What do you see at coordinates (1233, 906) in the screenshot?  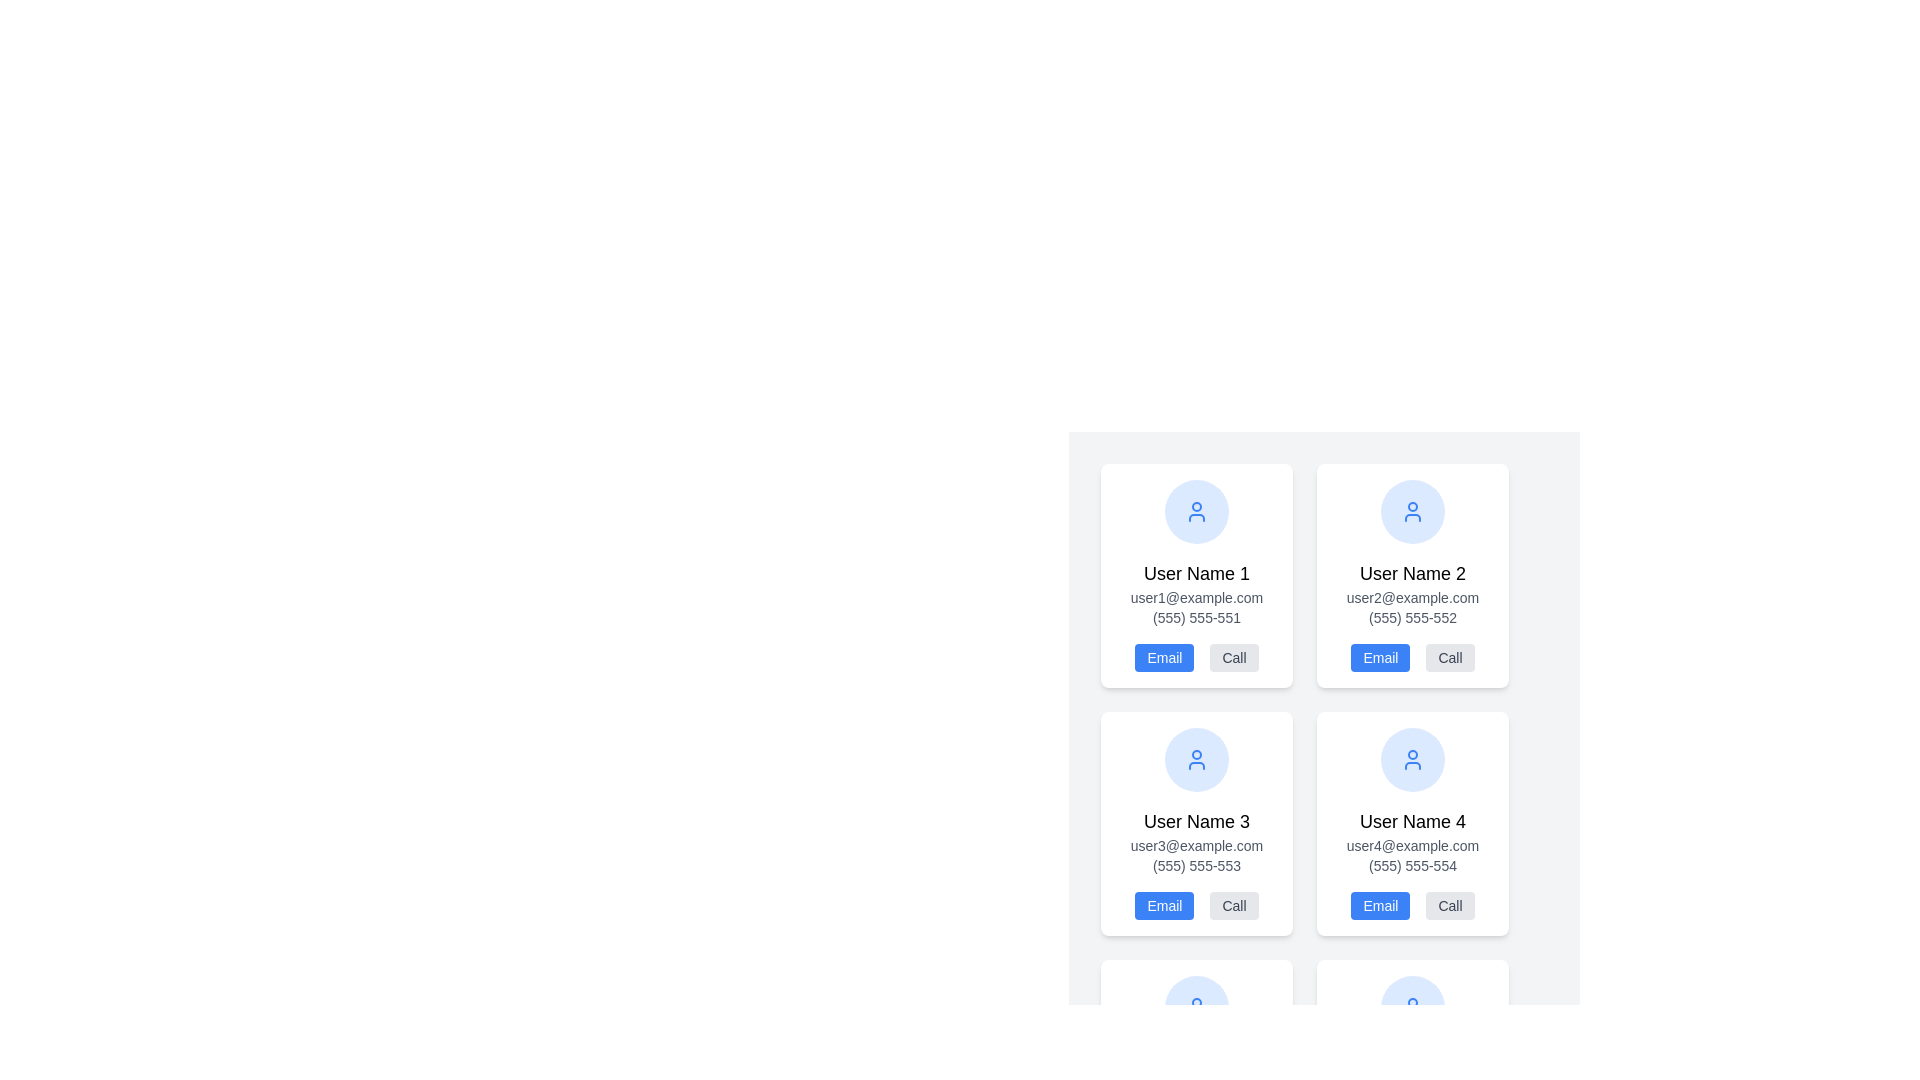 I see `the 'Call' button, which is the second button from the left in a row of two buttons within the card for 'User Name 3', located at the bottom-right of the card` at bounding box center [1233, 906].